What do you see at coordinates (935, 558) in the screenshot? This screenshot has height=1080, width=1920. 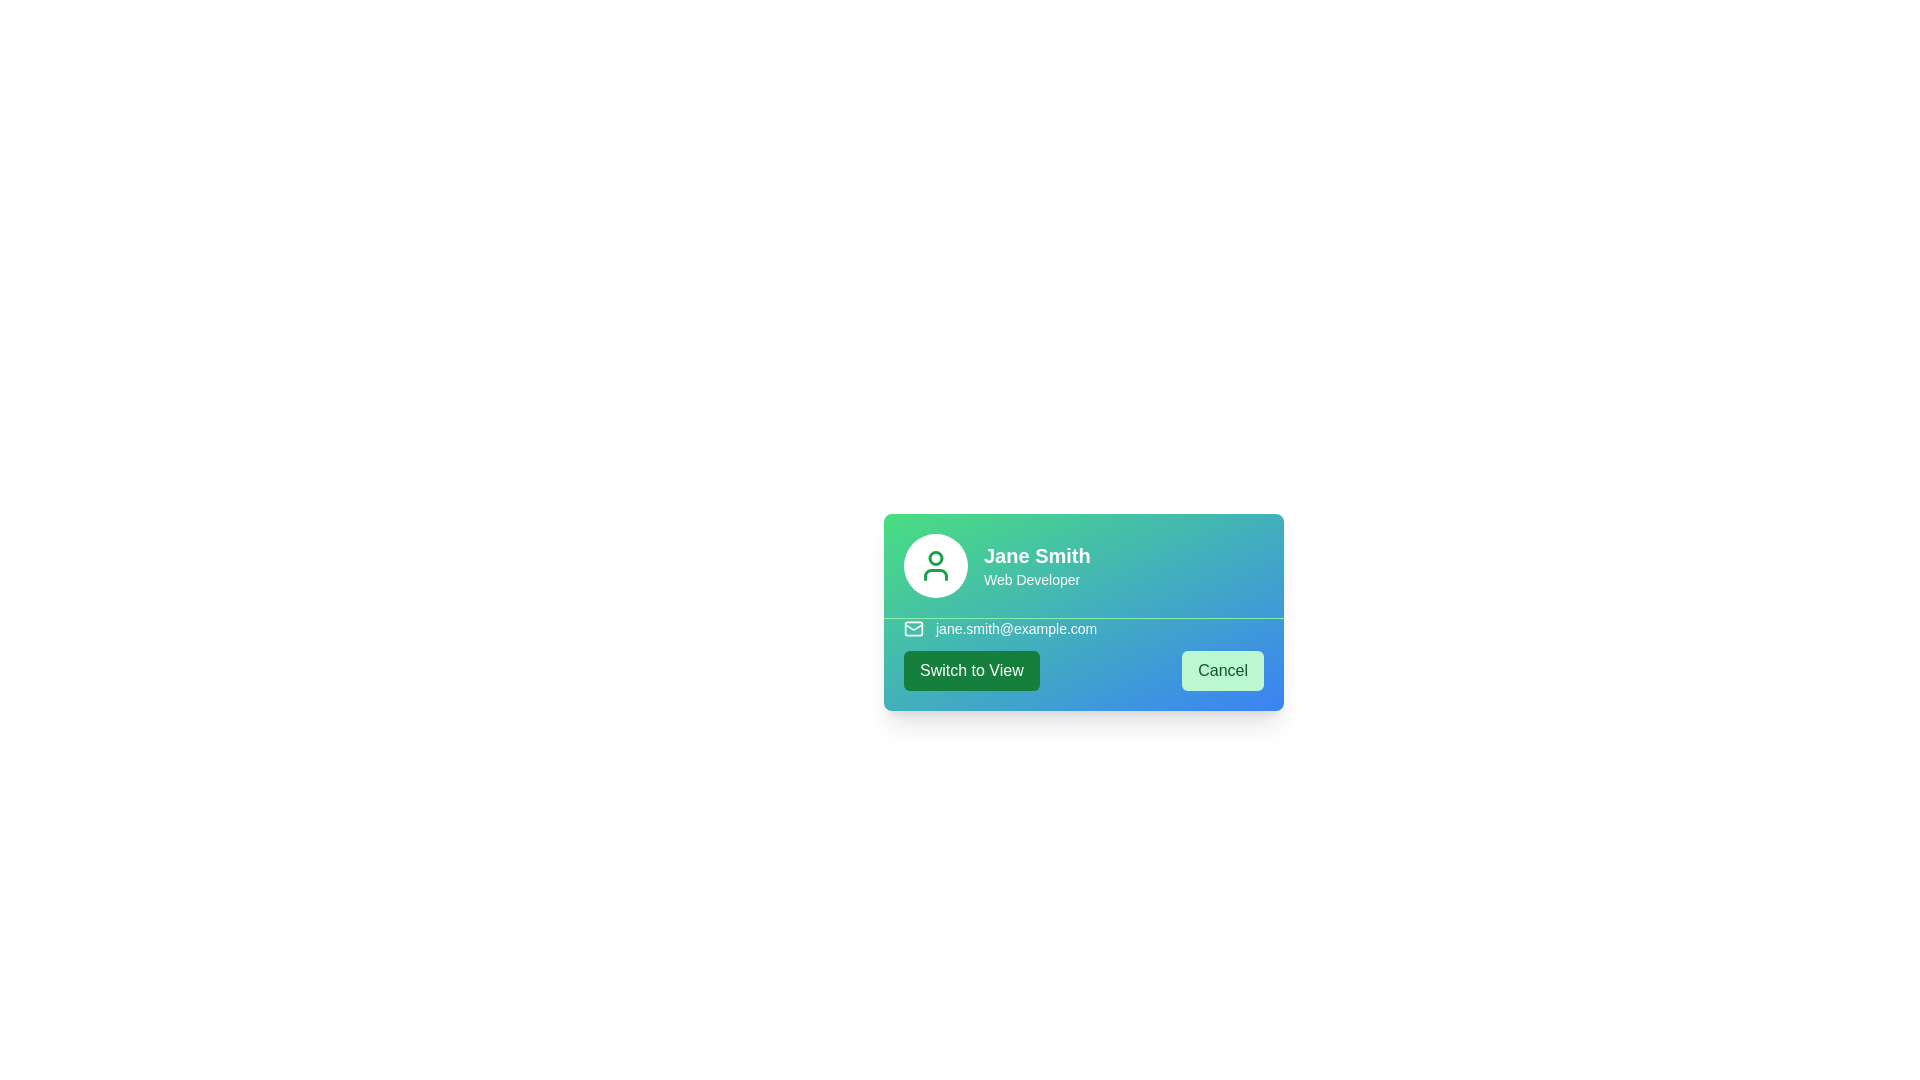 I see `the user's avatar icon within the user profile card, which is a small circular shape located above the text elements` at bounding box center [935, 558].